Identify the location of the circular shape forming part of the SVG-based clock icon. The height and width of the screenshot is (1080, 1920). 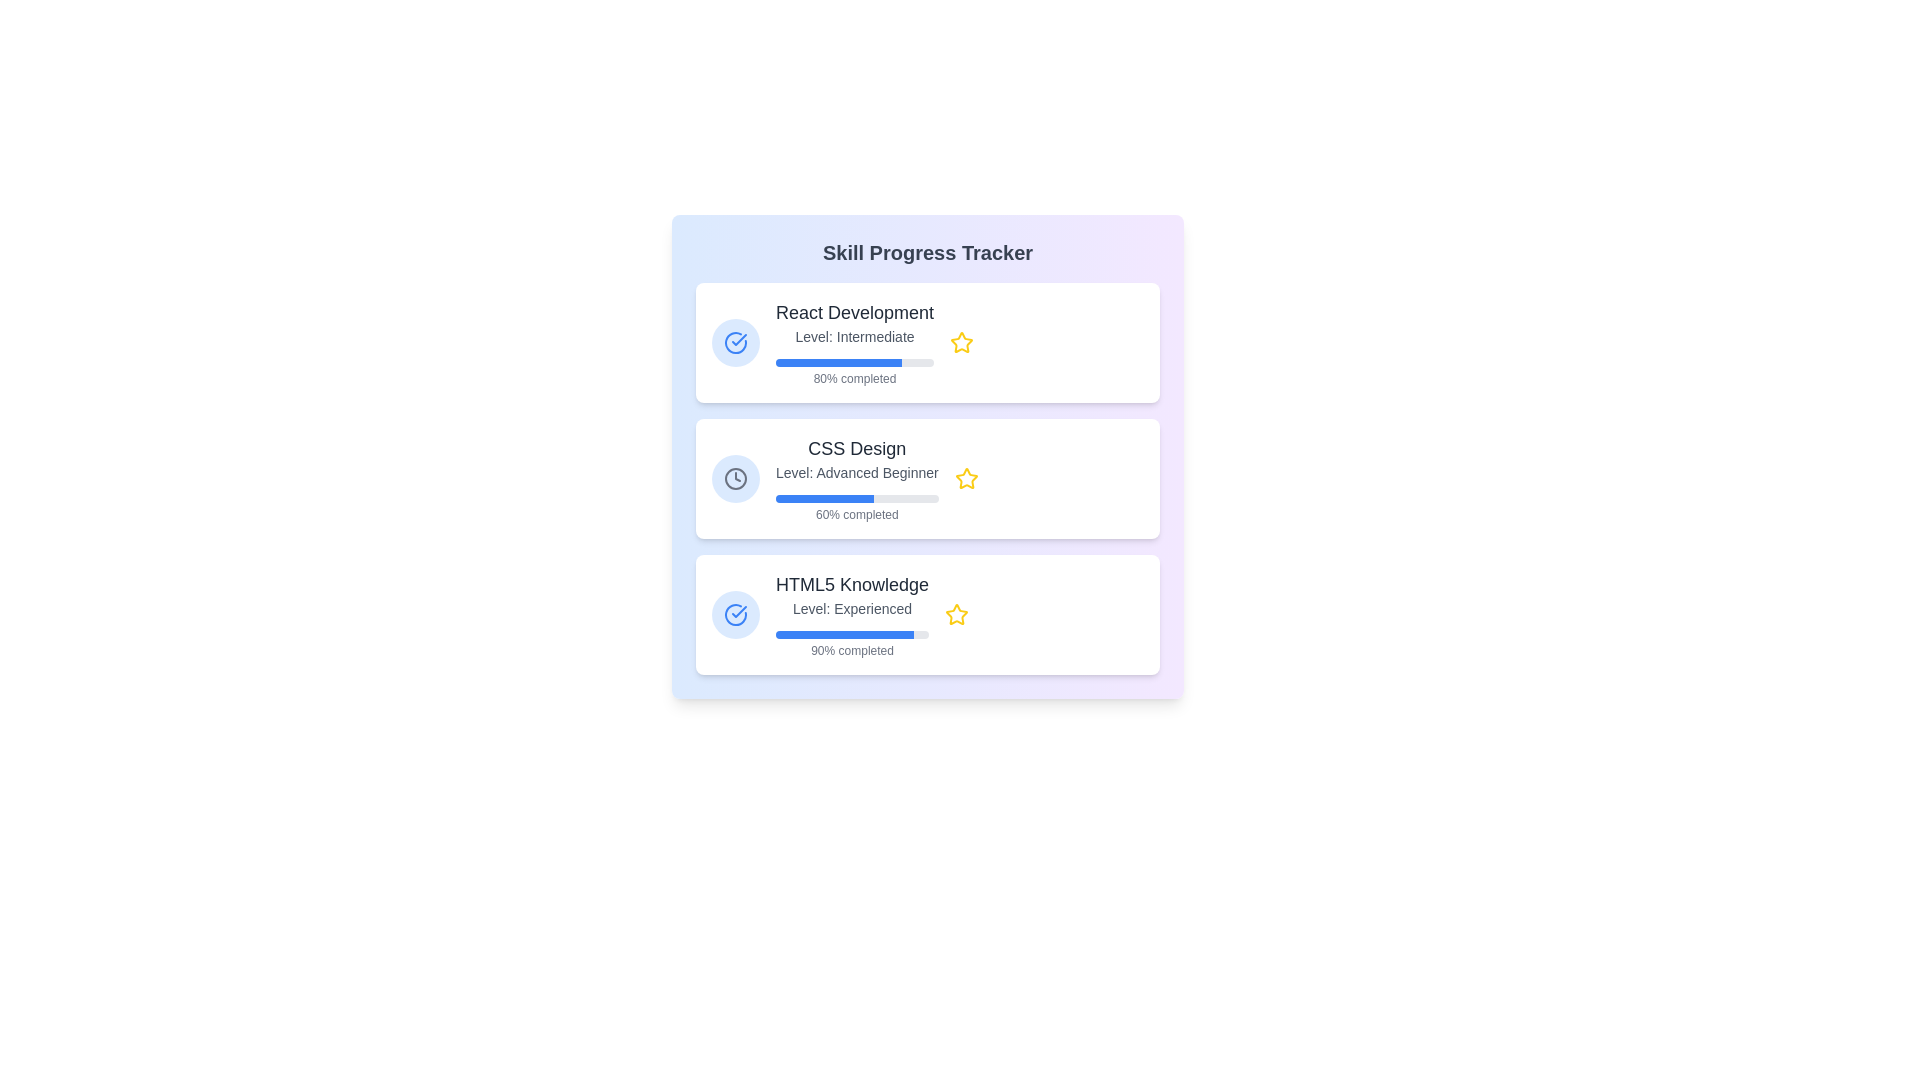
(734, 478).